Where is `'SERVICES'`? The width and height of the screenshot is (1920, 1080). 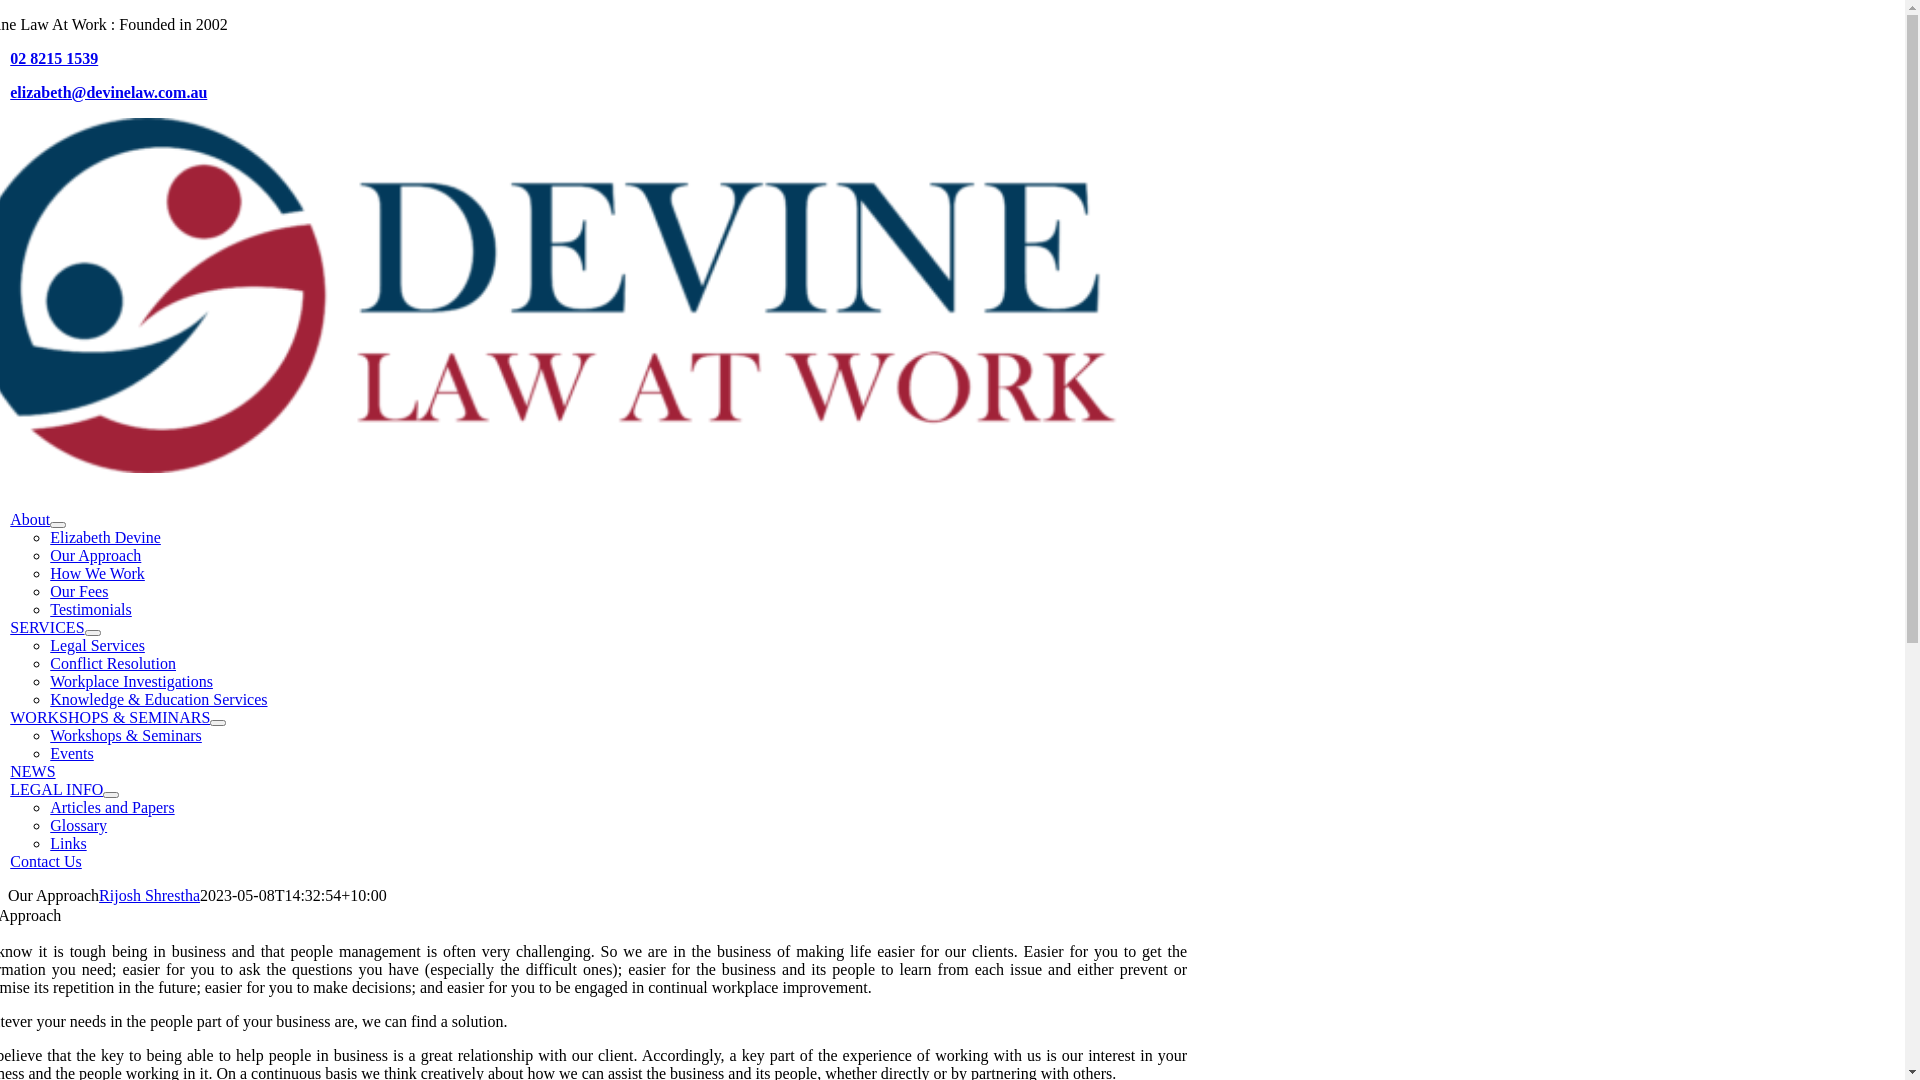 'SERVICES' is located at coordinates (47, 626).